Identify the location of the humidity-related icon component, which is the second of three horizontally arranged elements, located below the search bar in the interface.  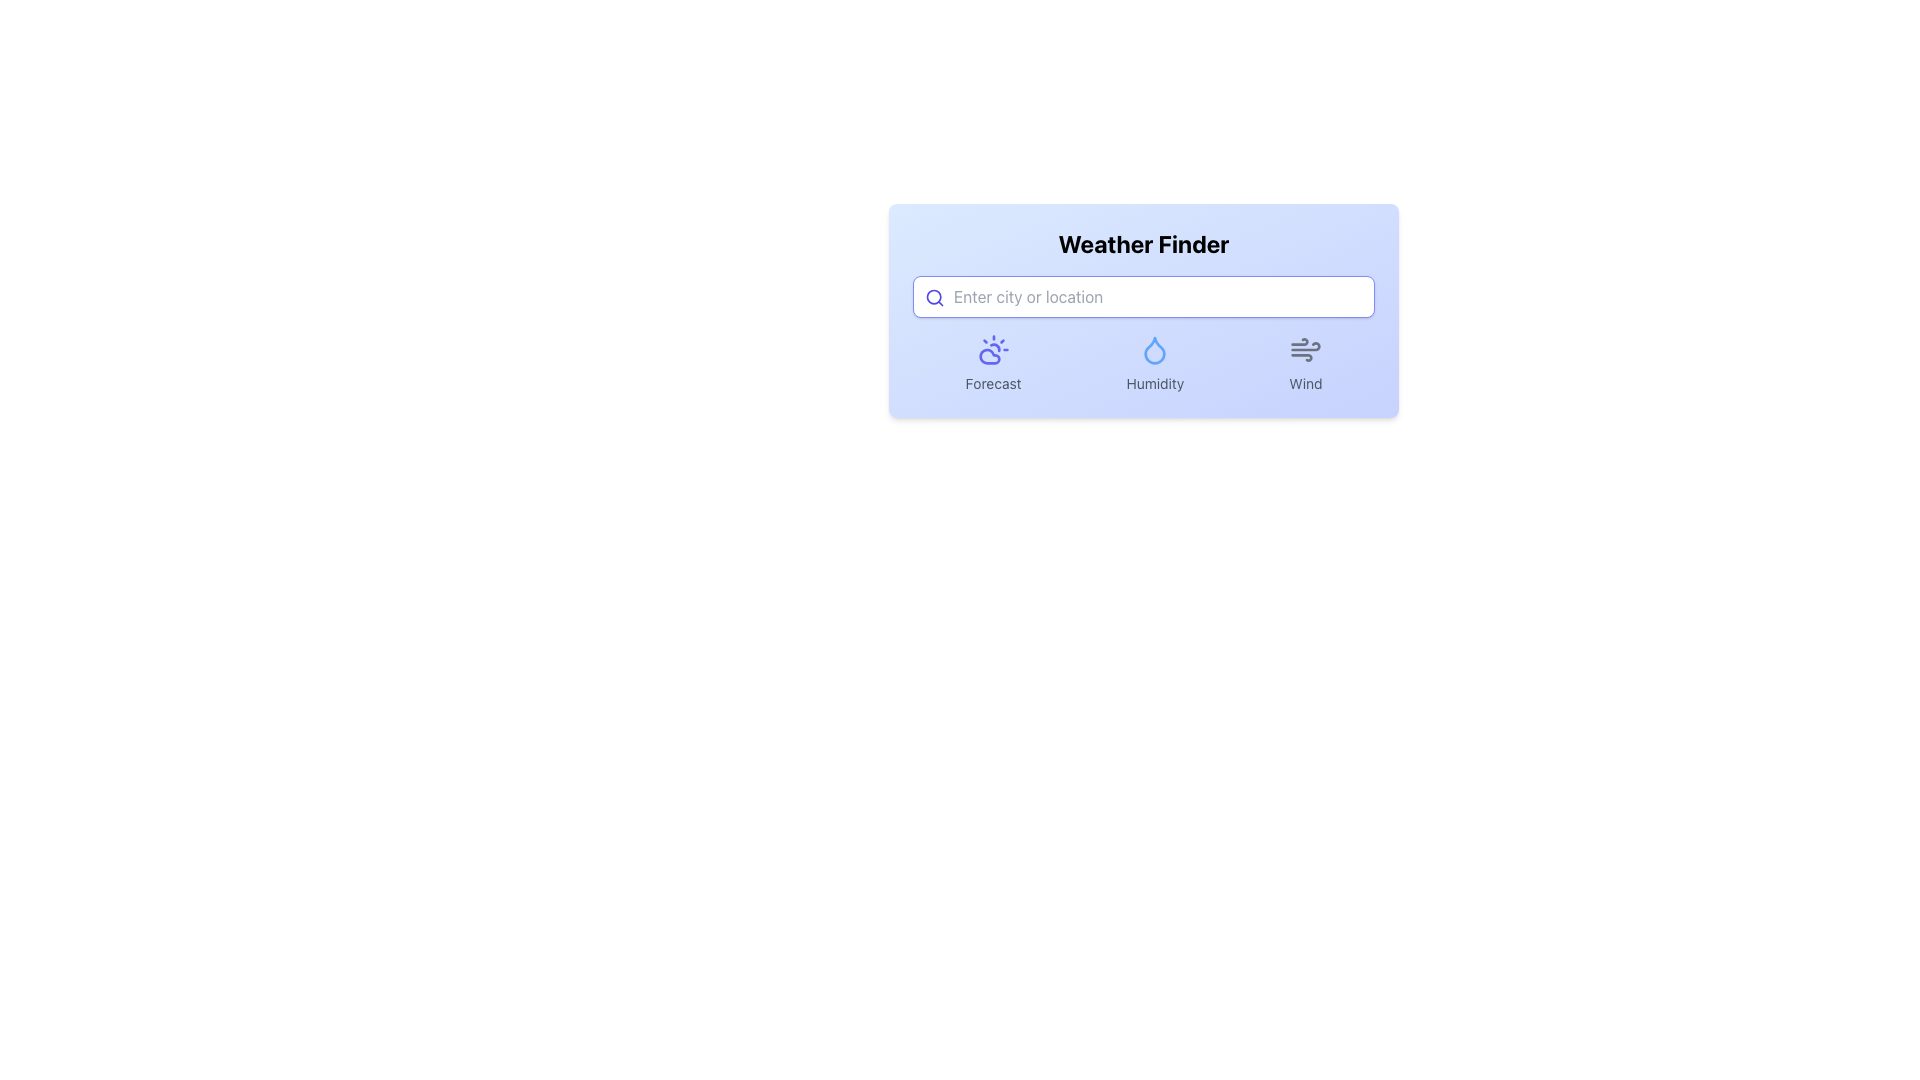
(1155, 363).